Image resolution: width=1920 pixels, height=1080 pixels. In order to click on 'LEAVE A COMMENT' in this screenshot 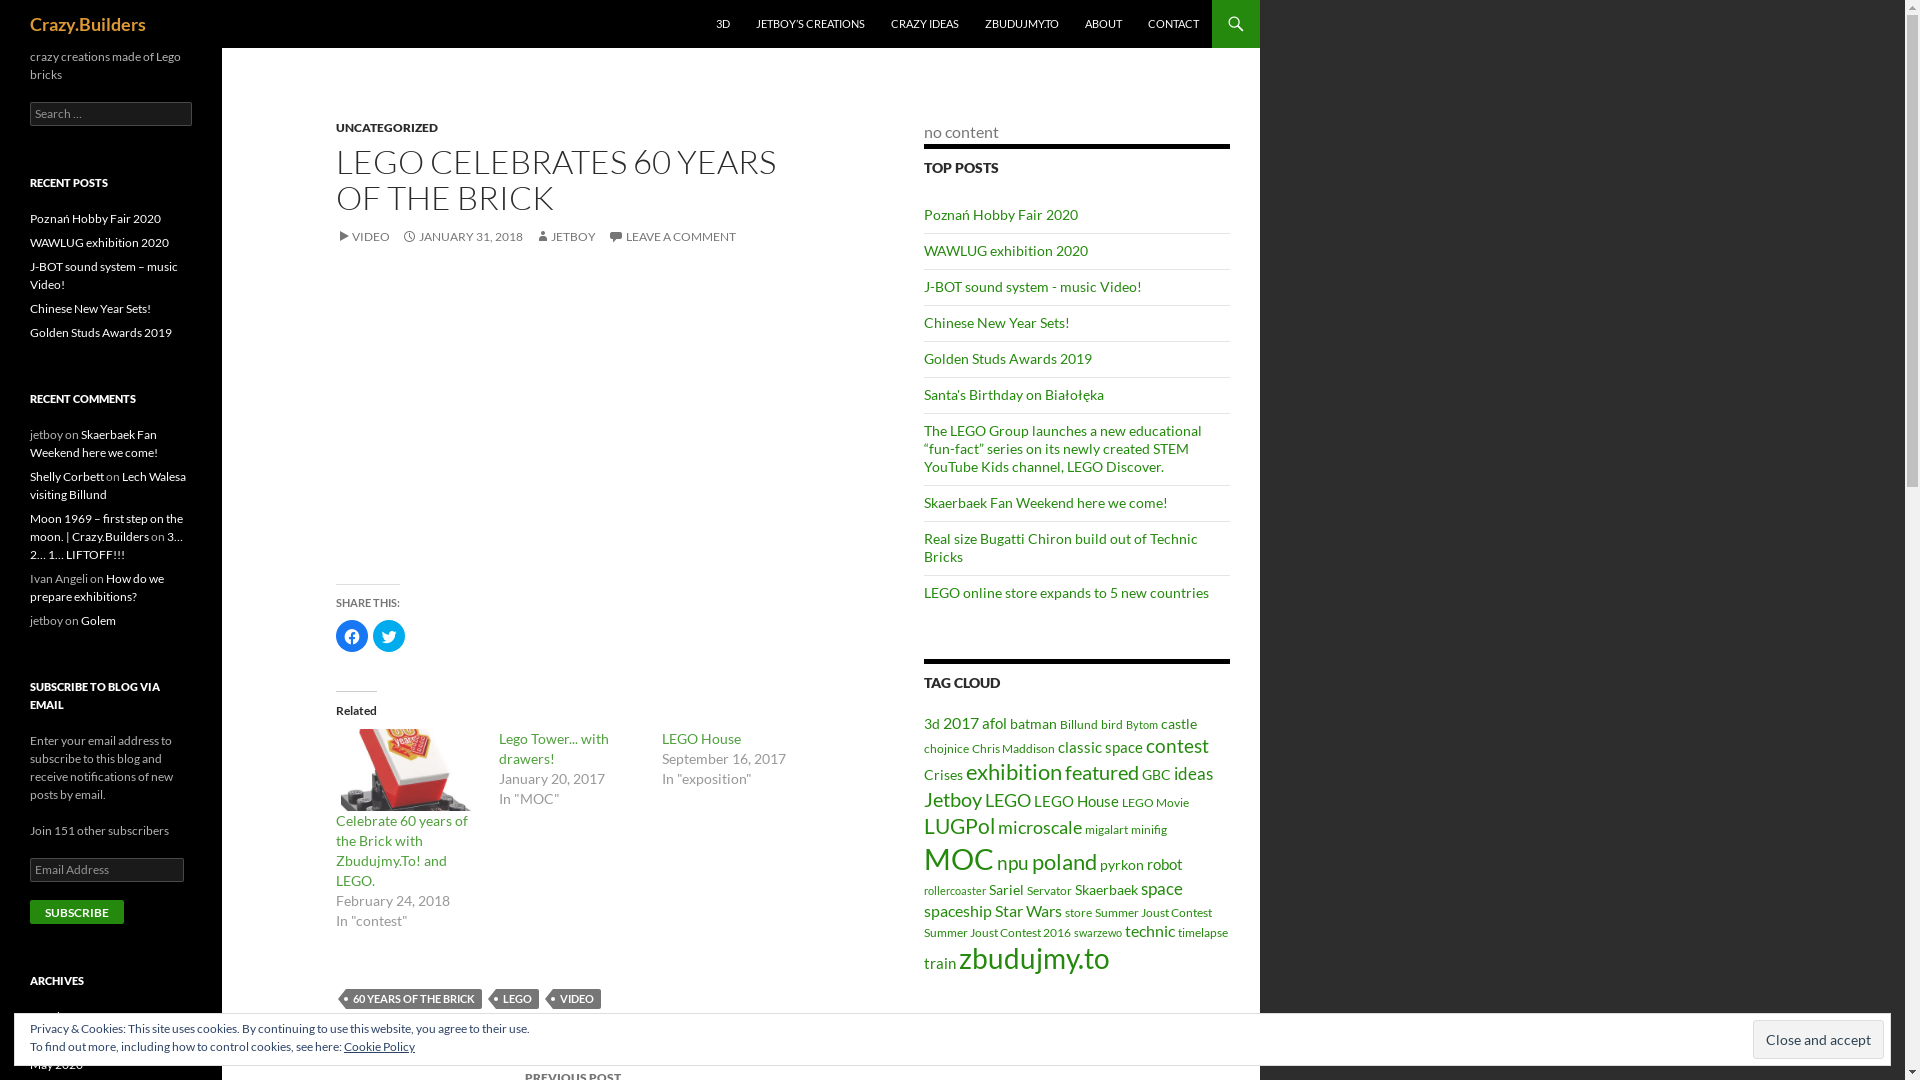, I will do `click(672, 235)`.